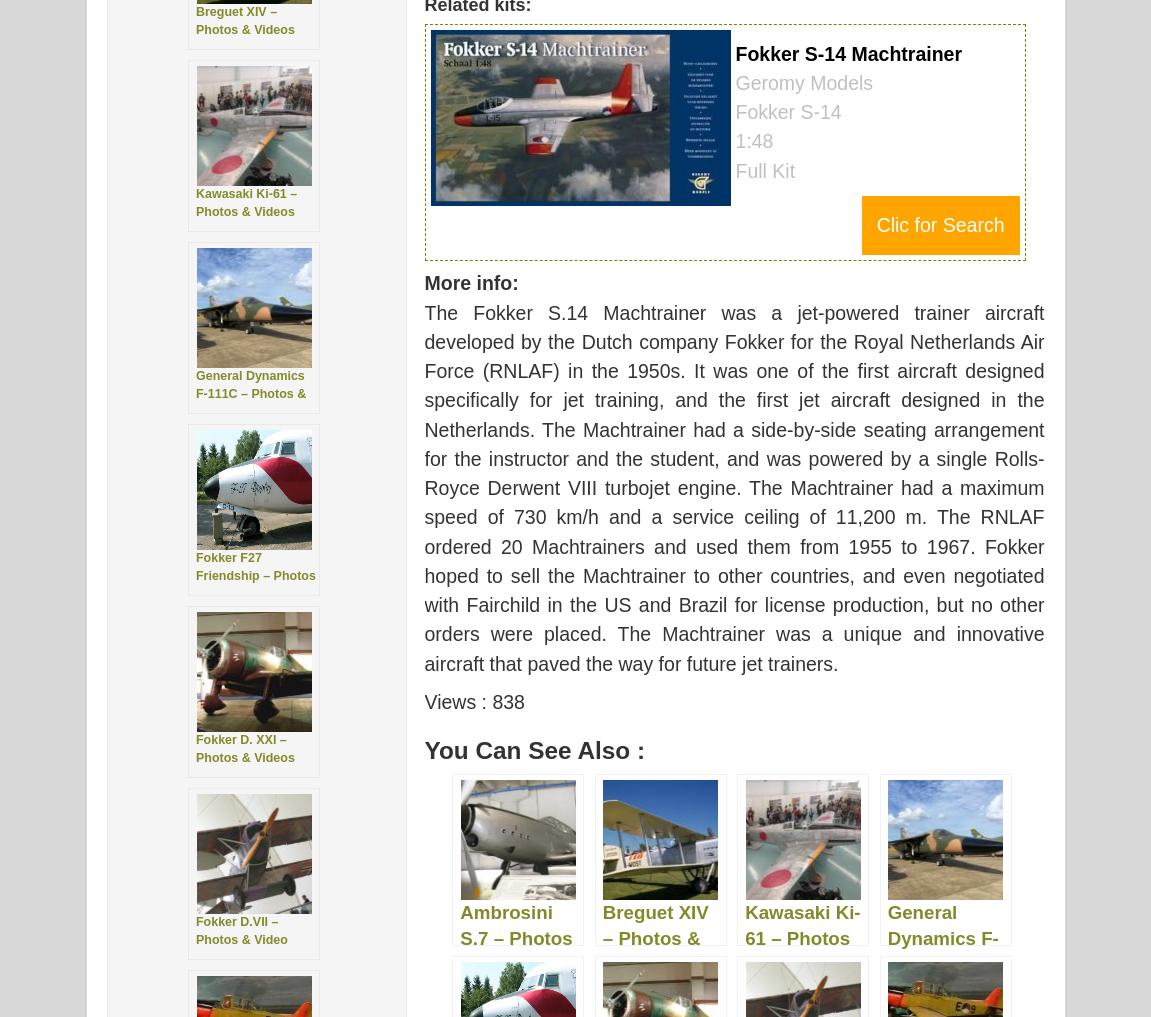  I want to click on 'Full Kit', so click(764, 170).